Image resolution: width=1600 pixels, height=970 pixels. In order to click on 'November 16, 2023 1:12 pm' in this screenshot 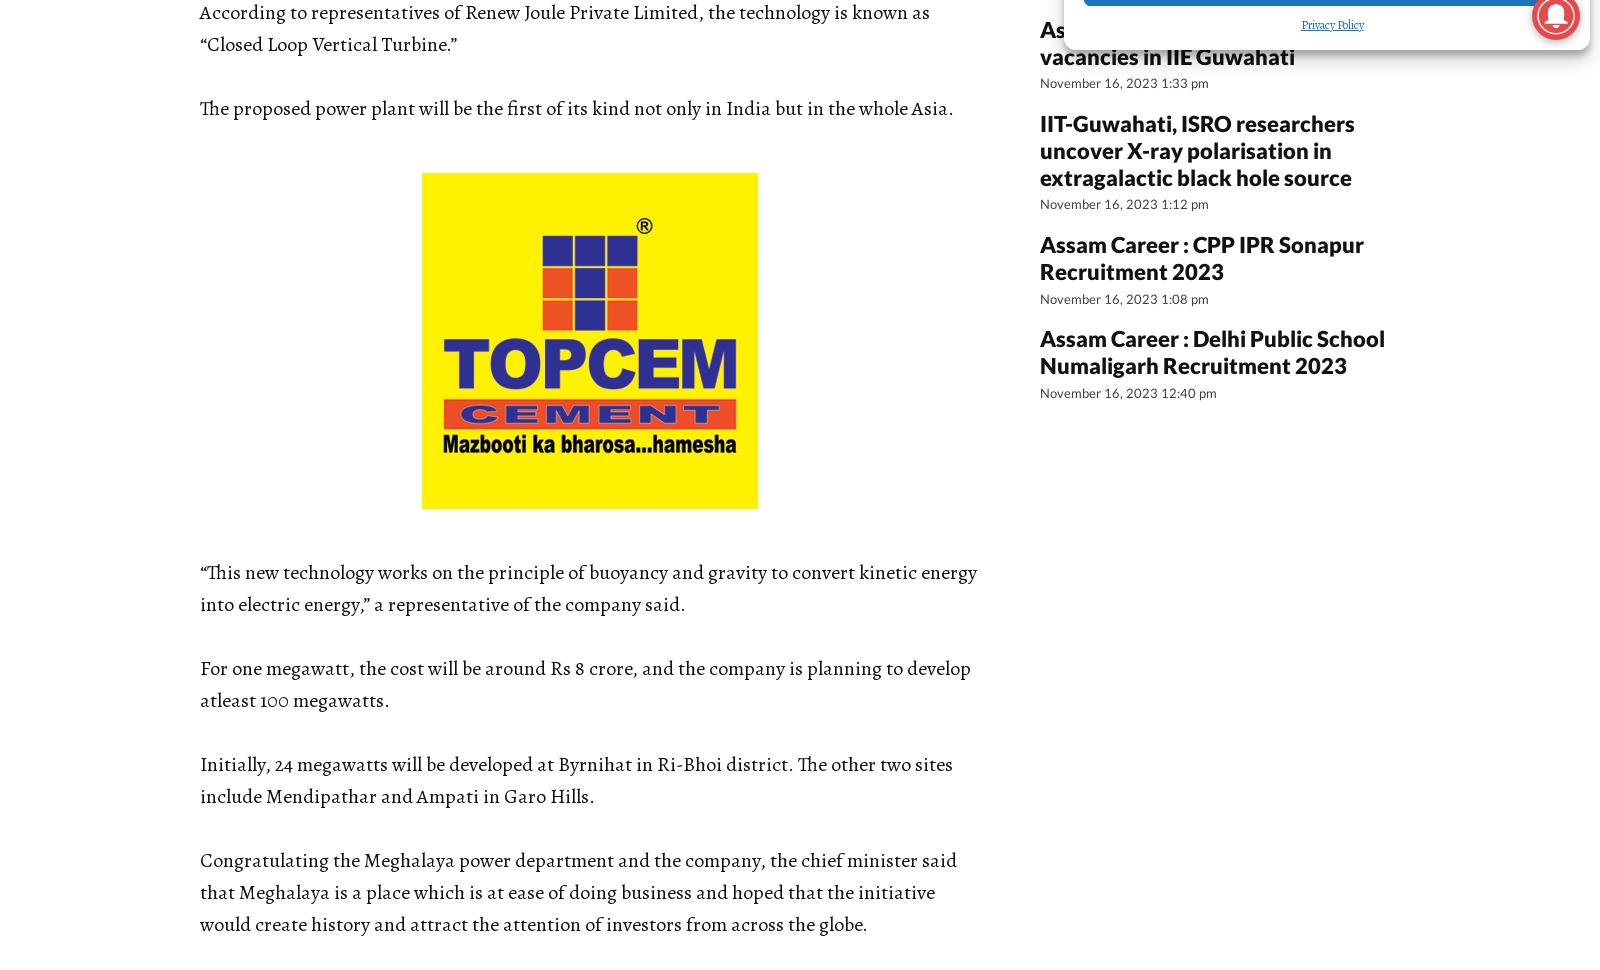, I will do `click(1124, 203)`.